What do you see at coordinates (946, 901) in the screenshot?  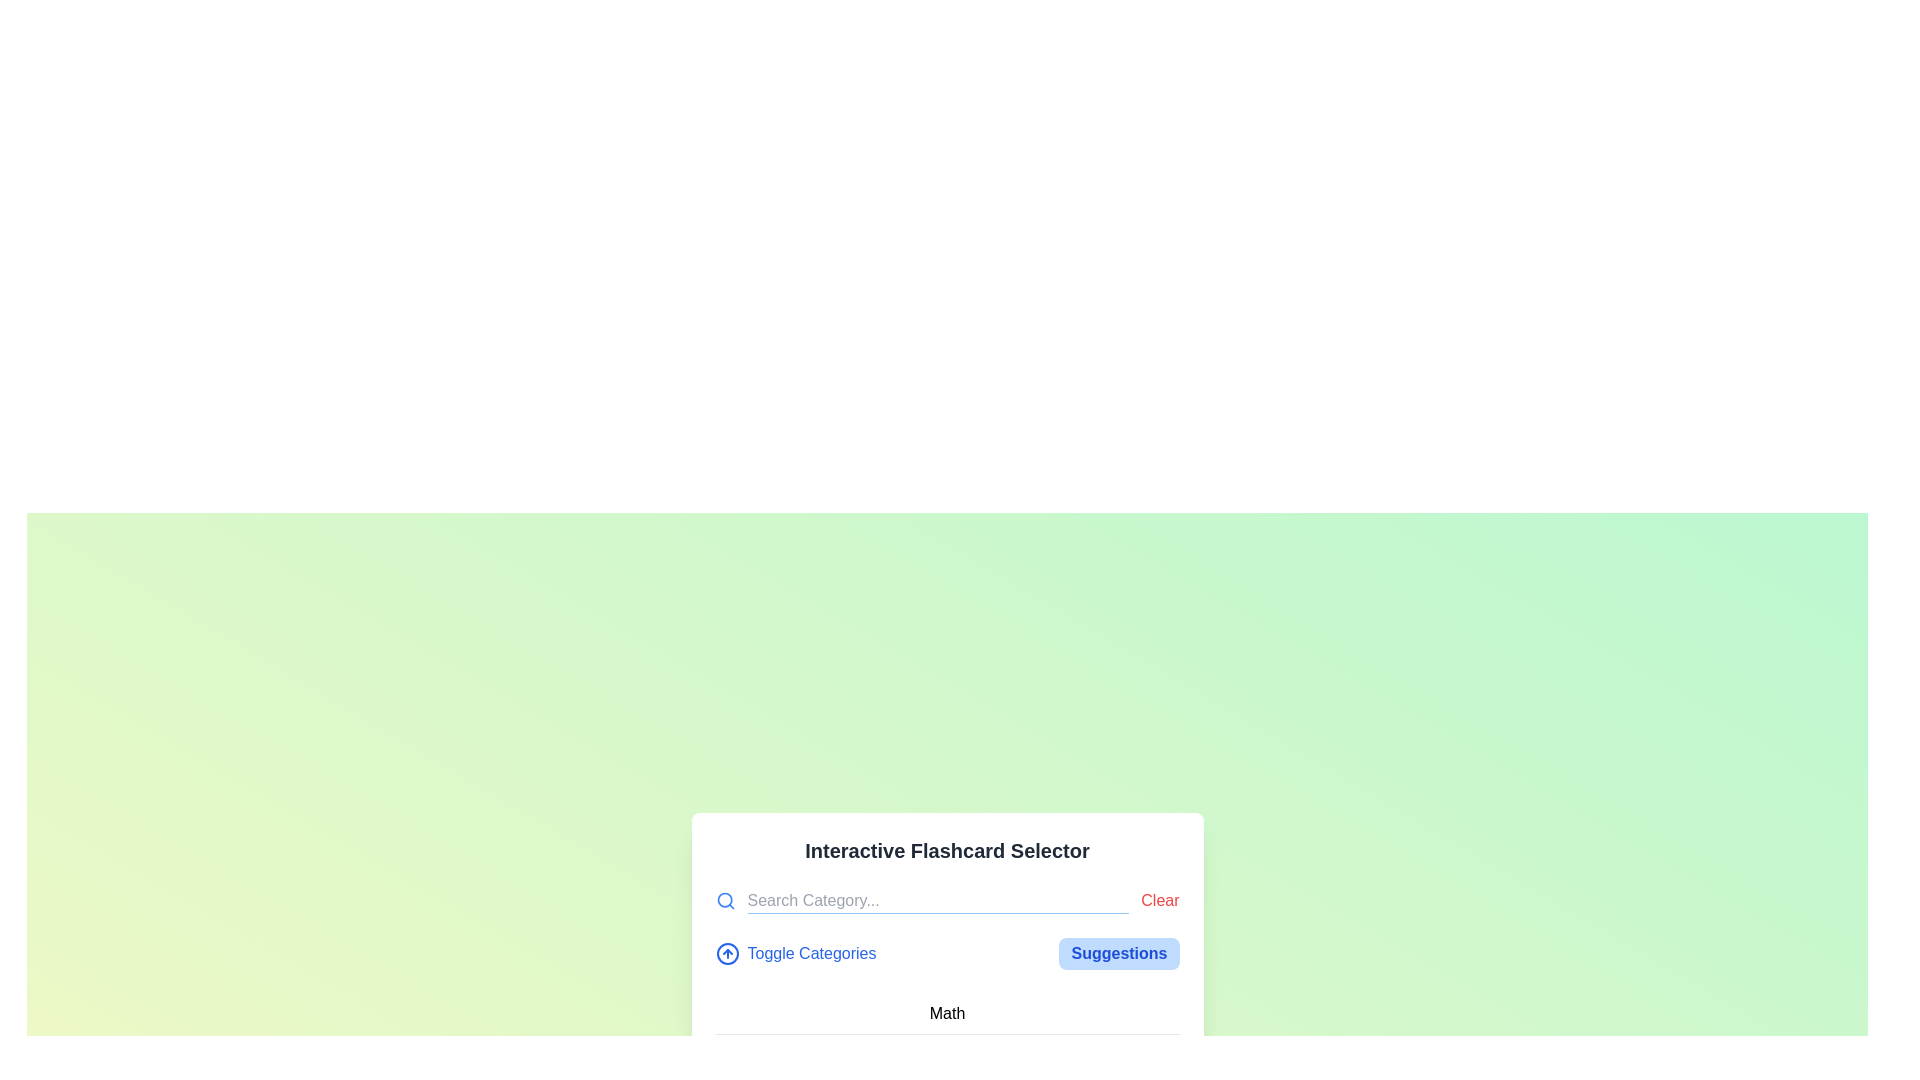 I see `the reset button located at the top-right corner of the 'Interactive Flashcard Selector' section` at bounding box center [946, 901].